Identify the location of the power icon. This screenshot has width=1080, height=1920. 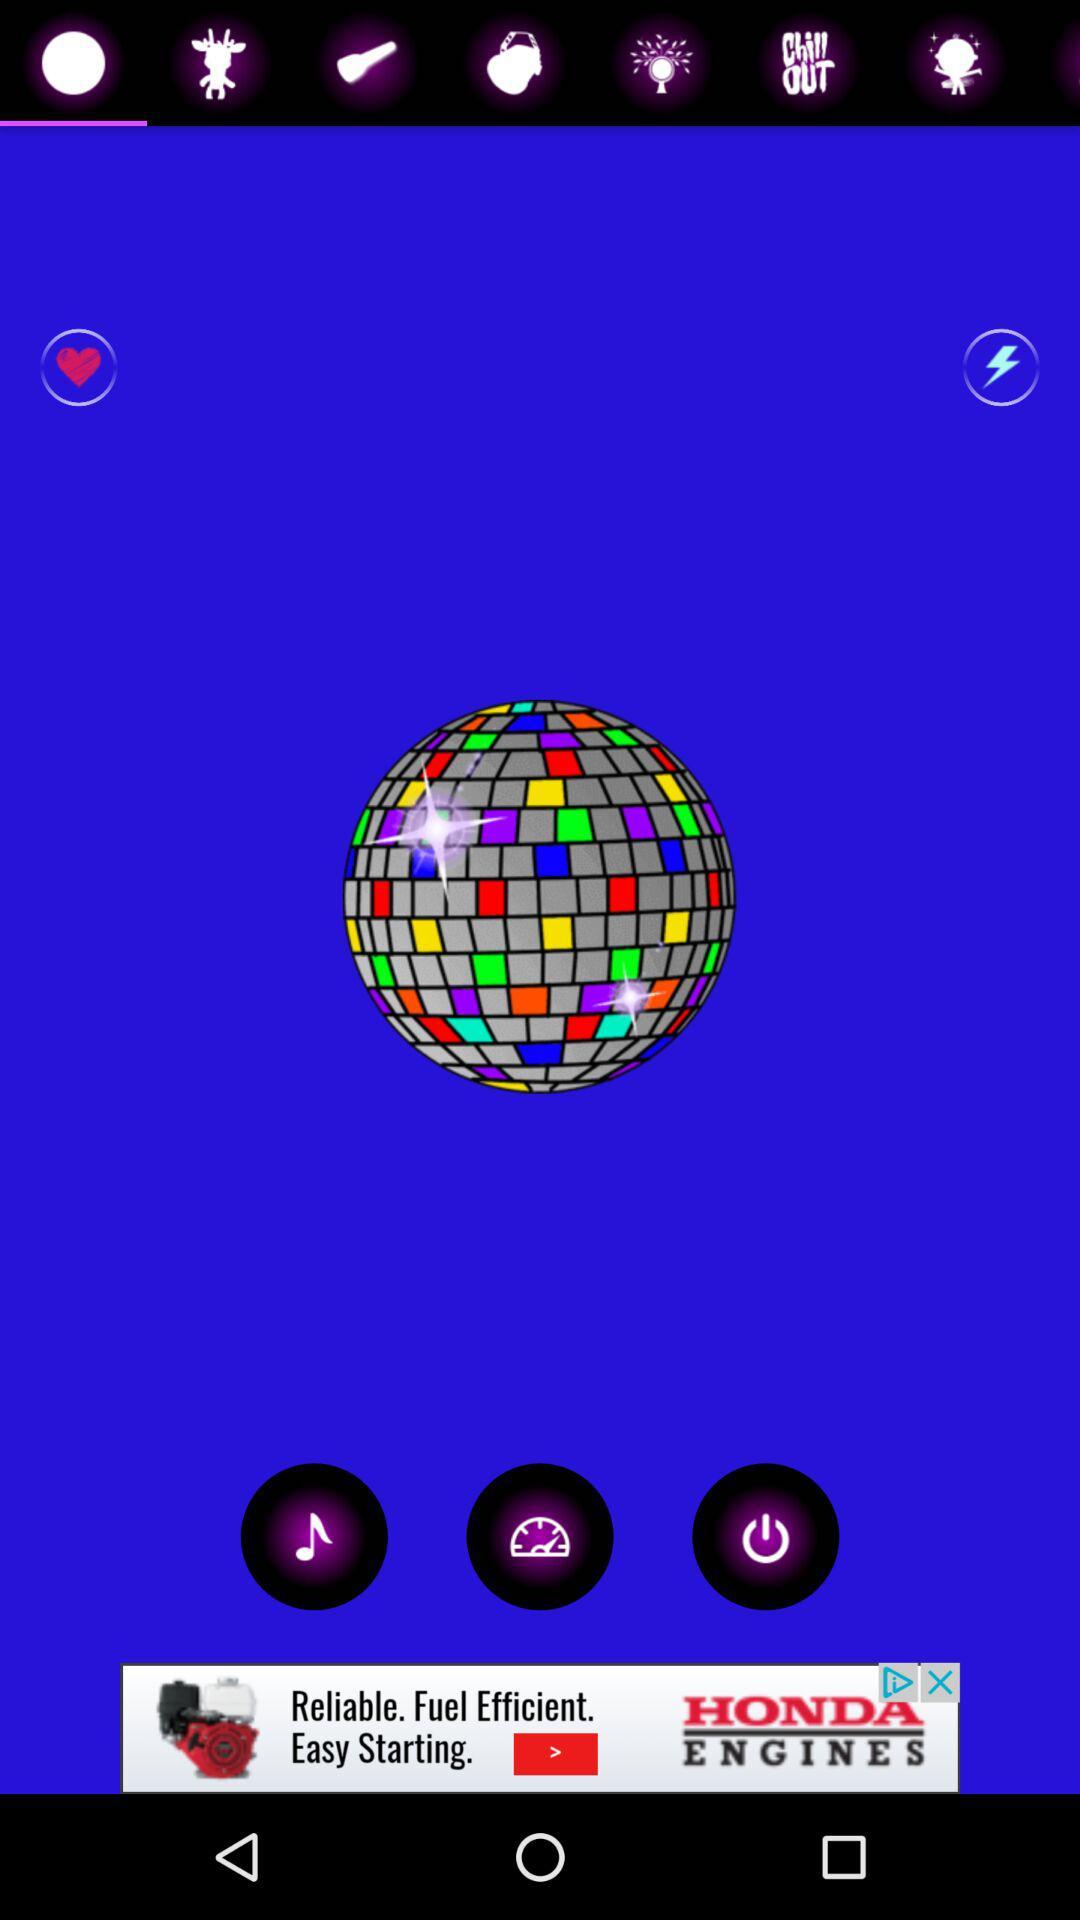
(765, 1535).